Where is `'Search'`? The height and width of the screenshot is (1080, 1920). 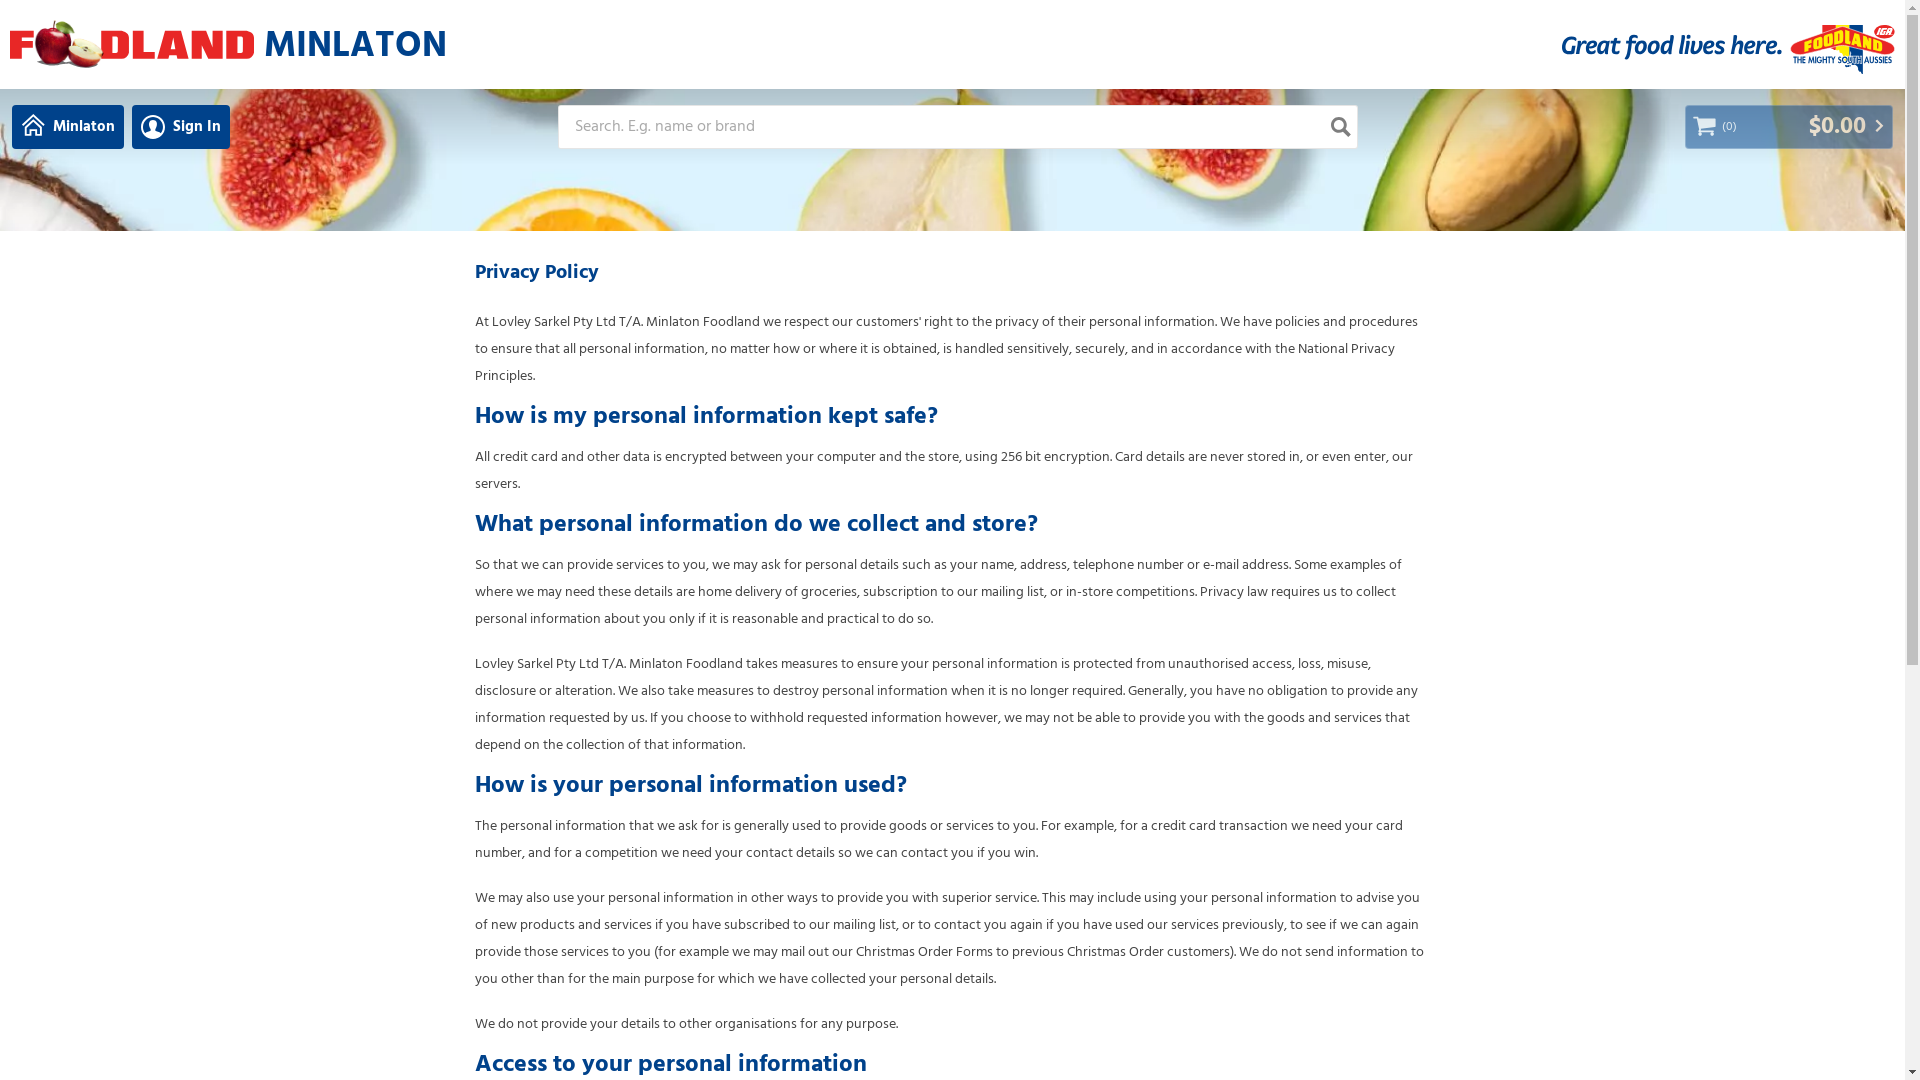
'Search' is located at coordinates (1339, 127).